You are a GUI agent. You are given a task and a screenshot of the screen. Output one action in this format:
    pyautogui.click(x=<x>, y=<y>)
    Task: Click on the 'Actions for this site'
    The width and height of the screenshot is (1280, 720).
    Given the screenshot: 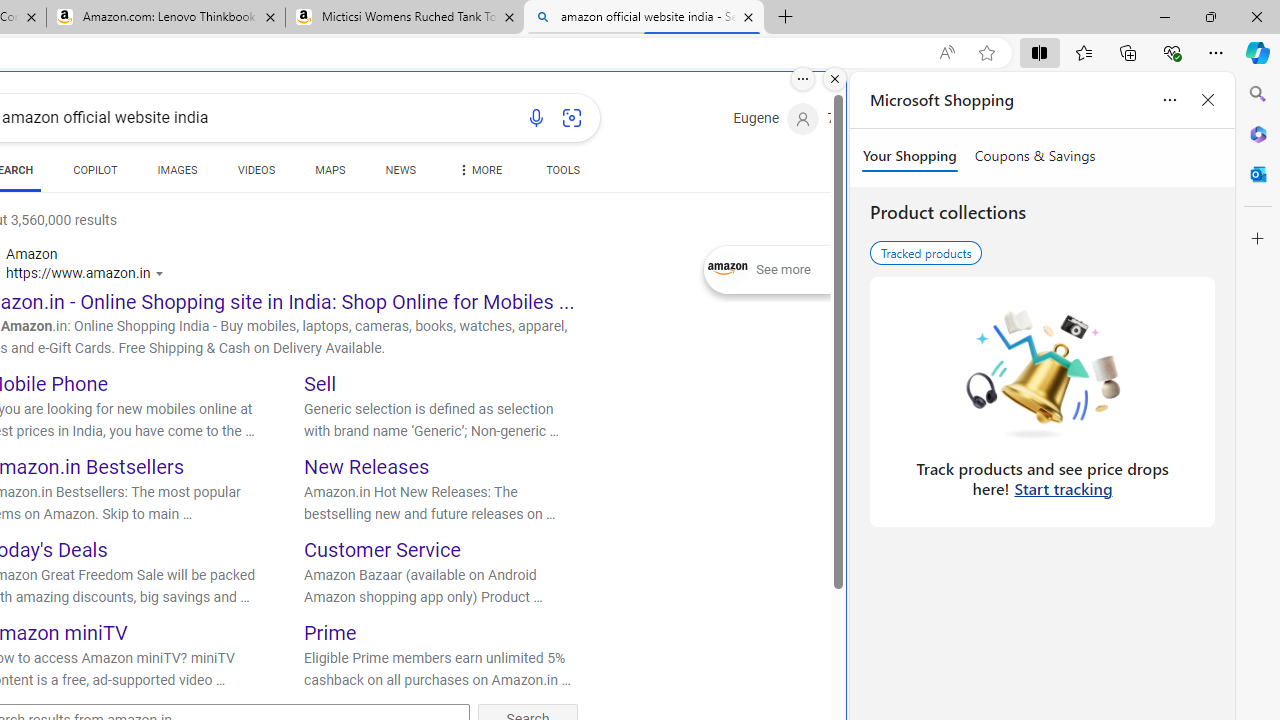 What is the action you would take?
    pyautogui.click(x=161, y=273)
    